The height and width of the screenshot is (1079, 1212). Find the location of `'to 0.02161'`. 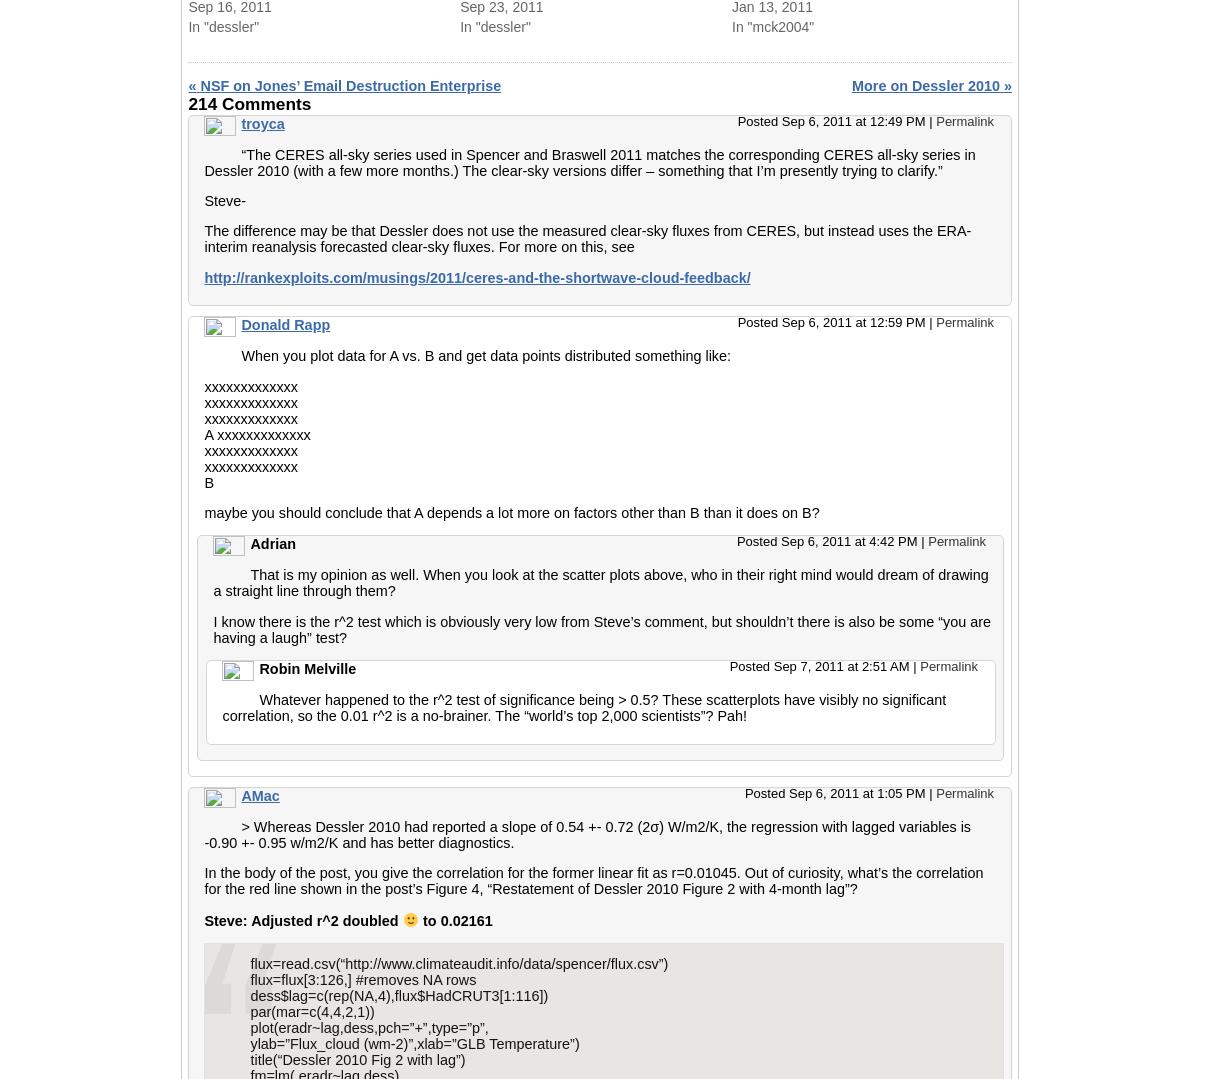

'to 0.02161' is located at coordinates (454, 919).